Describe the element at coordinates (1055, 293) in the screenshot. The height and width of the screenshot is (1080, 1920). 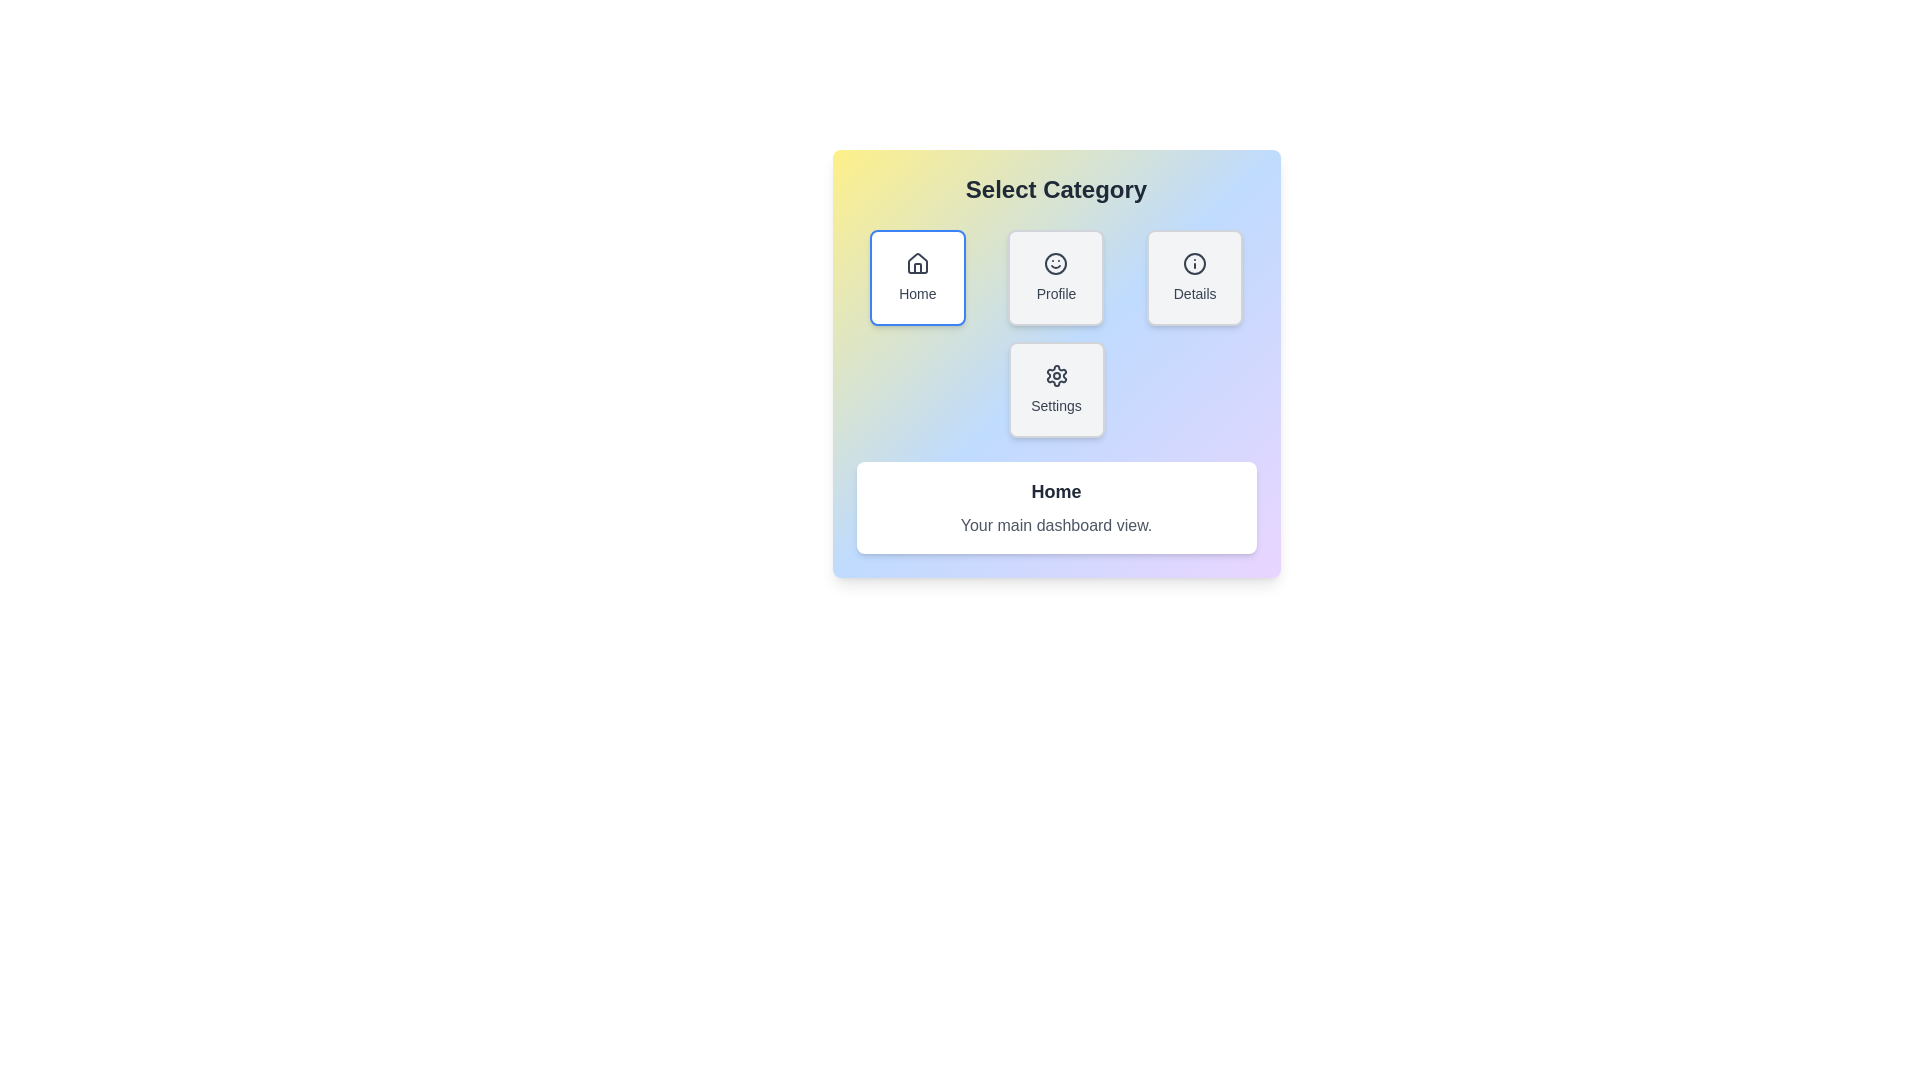
I see `the 'Profile' text label, which is displayed in small font below a smiling face icon in the 'Select Category' grid layout` at that location.